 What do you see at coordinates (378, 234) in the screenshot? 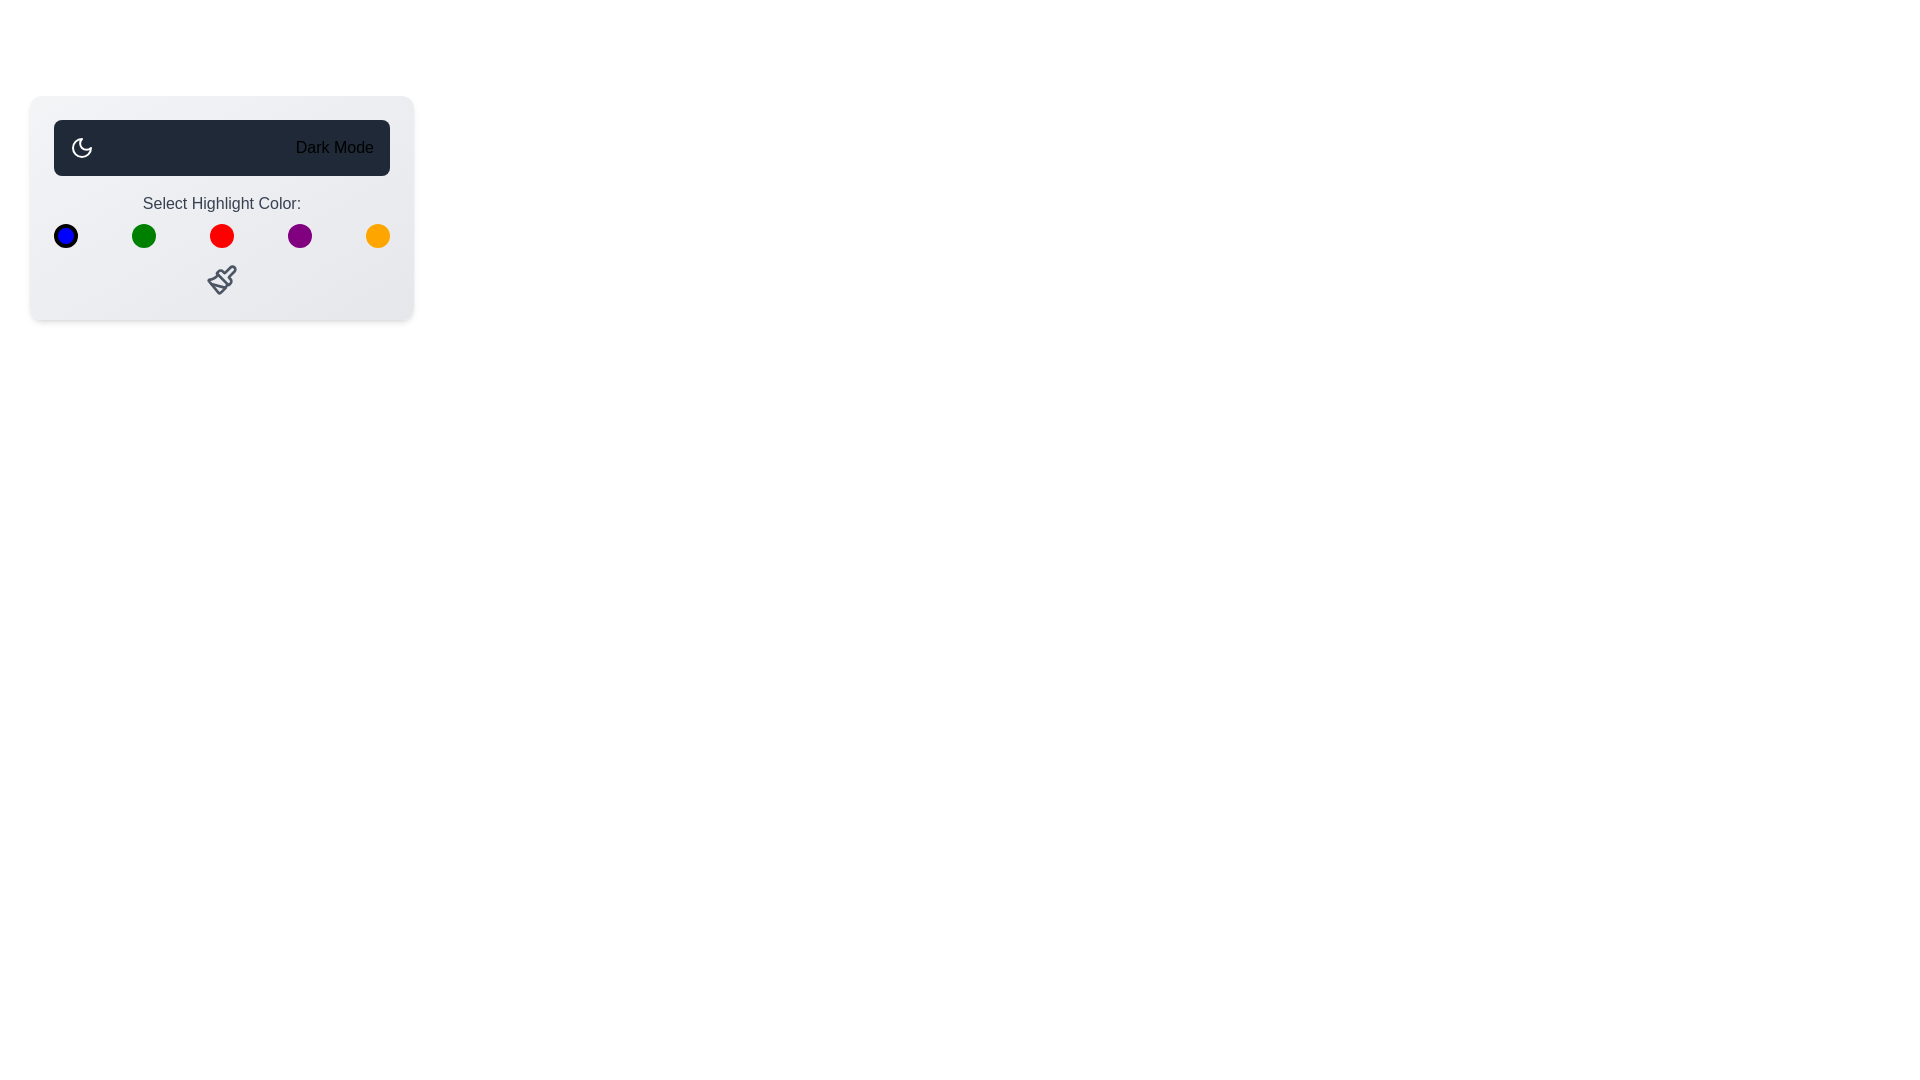
I see `the rightmost circular button used to select or activate the orange color feature, which is part of the 'Select Highlight Color:' group, to trigger potential visual feedback` at bounding box center [378, 234].